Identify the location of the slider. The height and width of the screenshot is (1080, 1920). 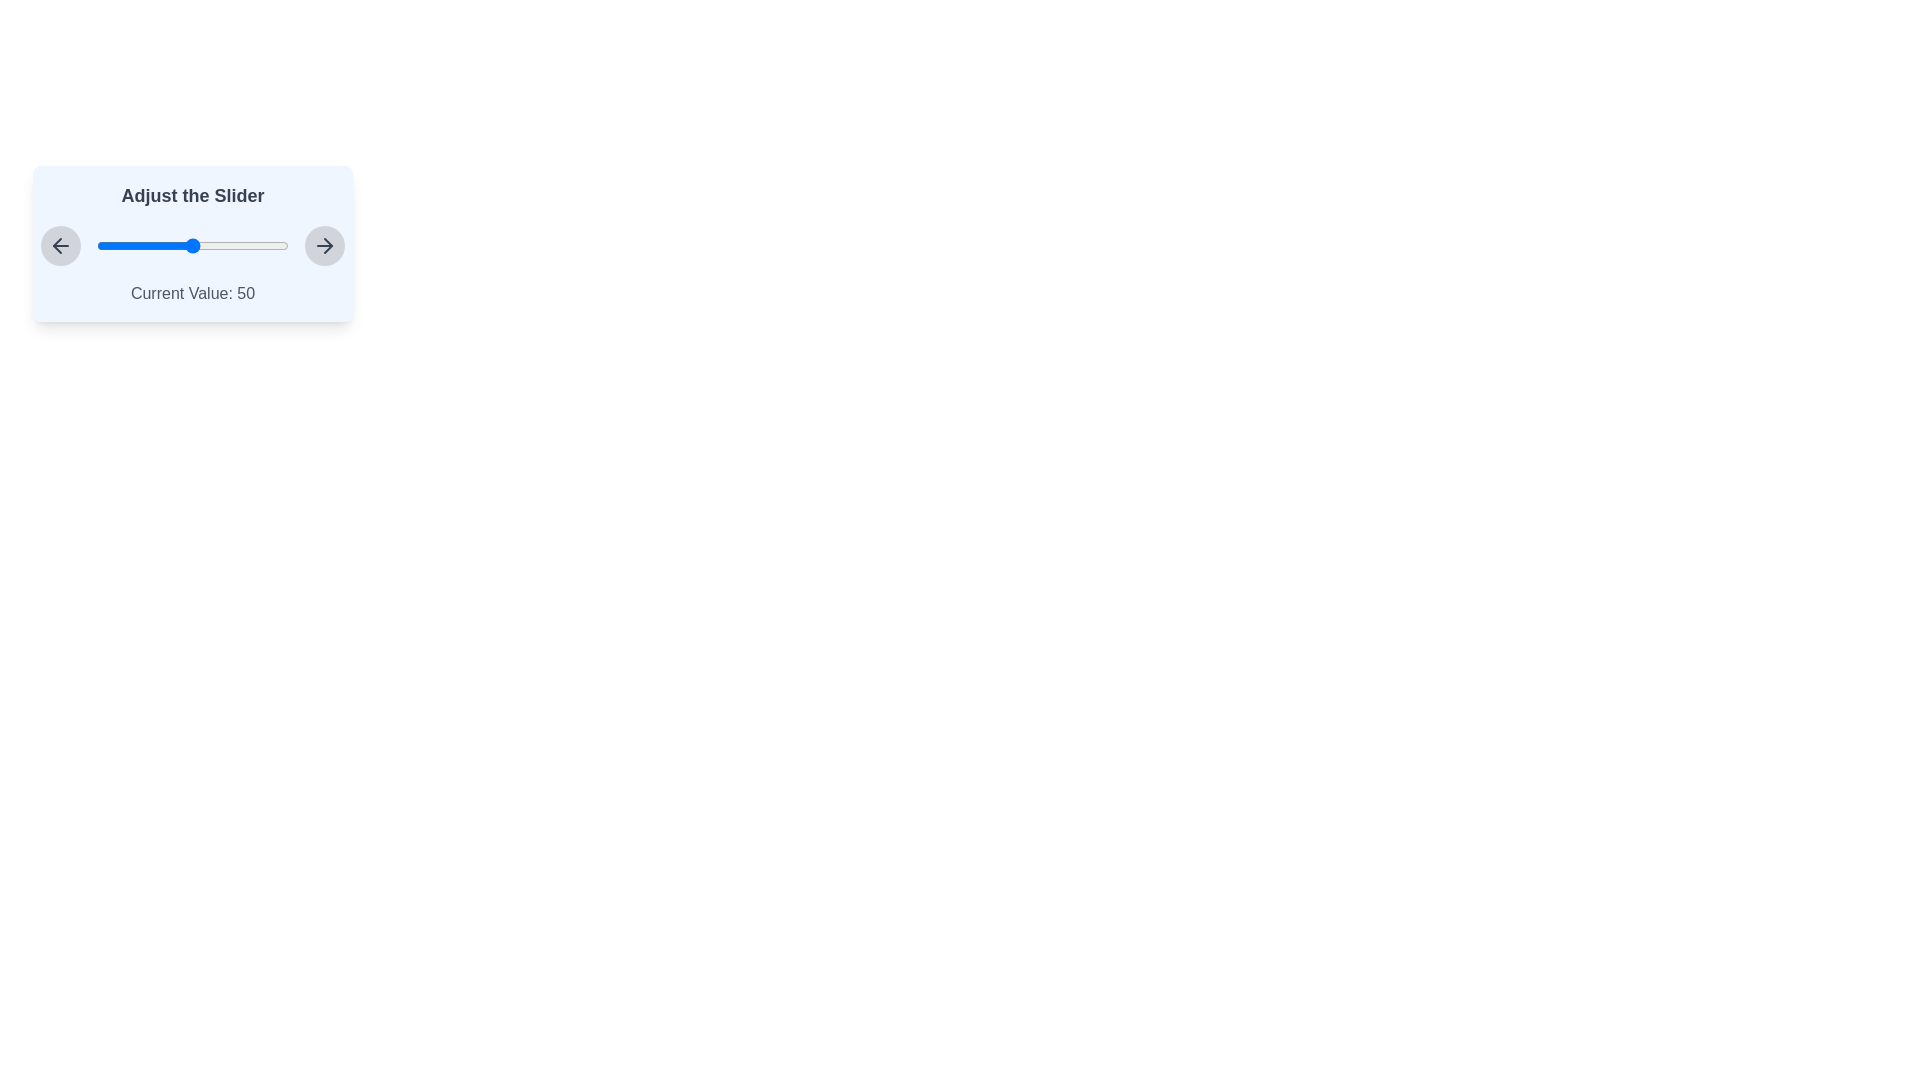
(239, 245).